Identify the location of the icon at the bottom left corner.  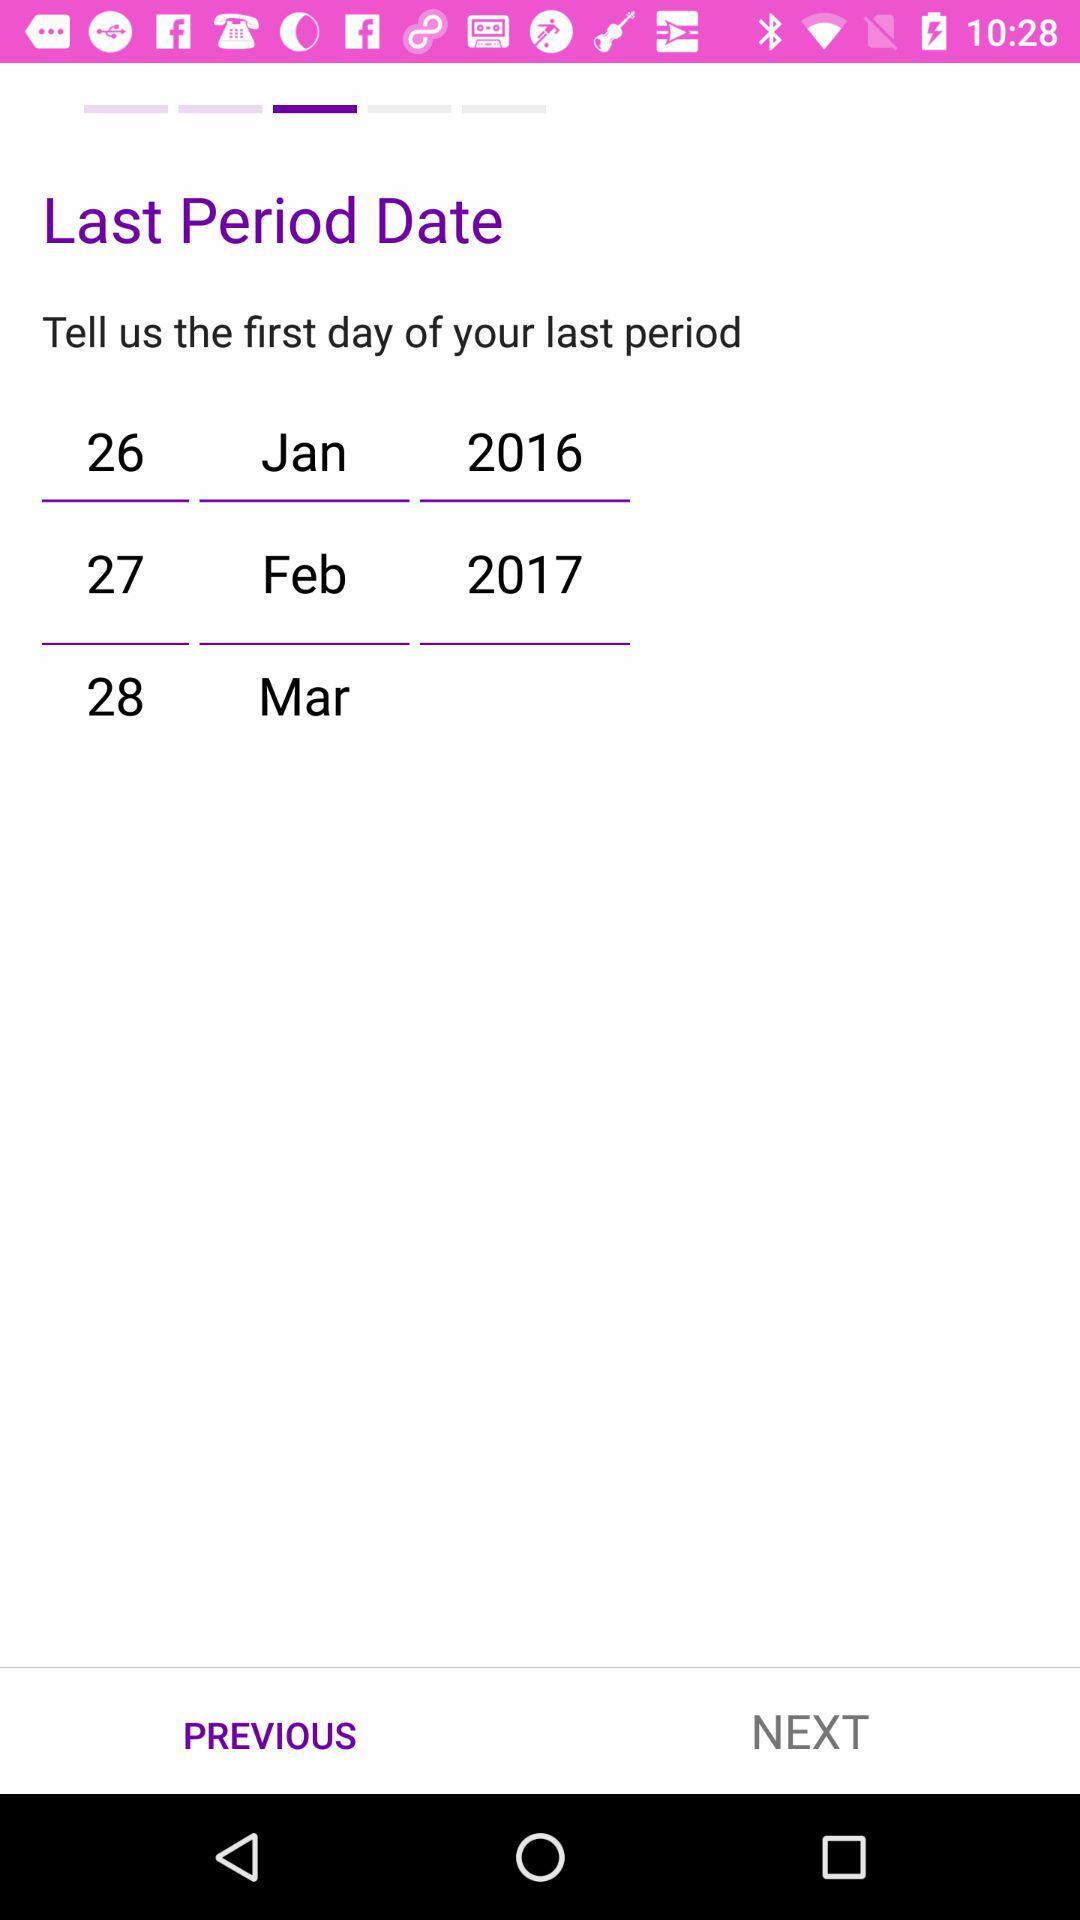
(270, 1731).